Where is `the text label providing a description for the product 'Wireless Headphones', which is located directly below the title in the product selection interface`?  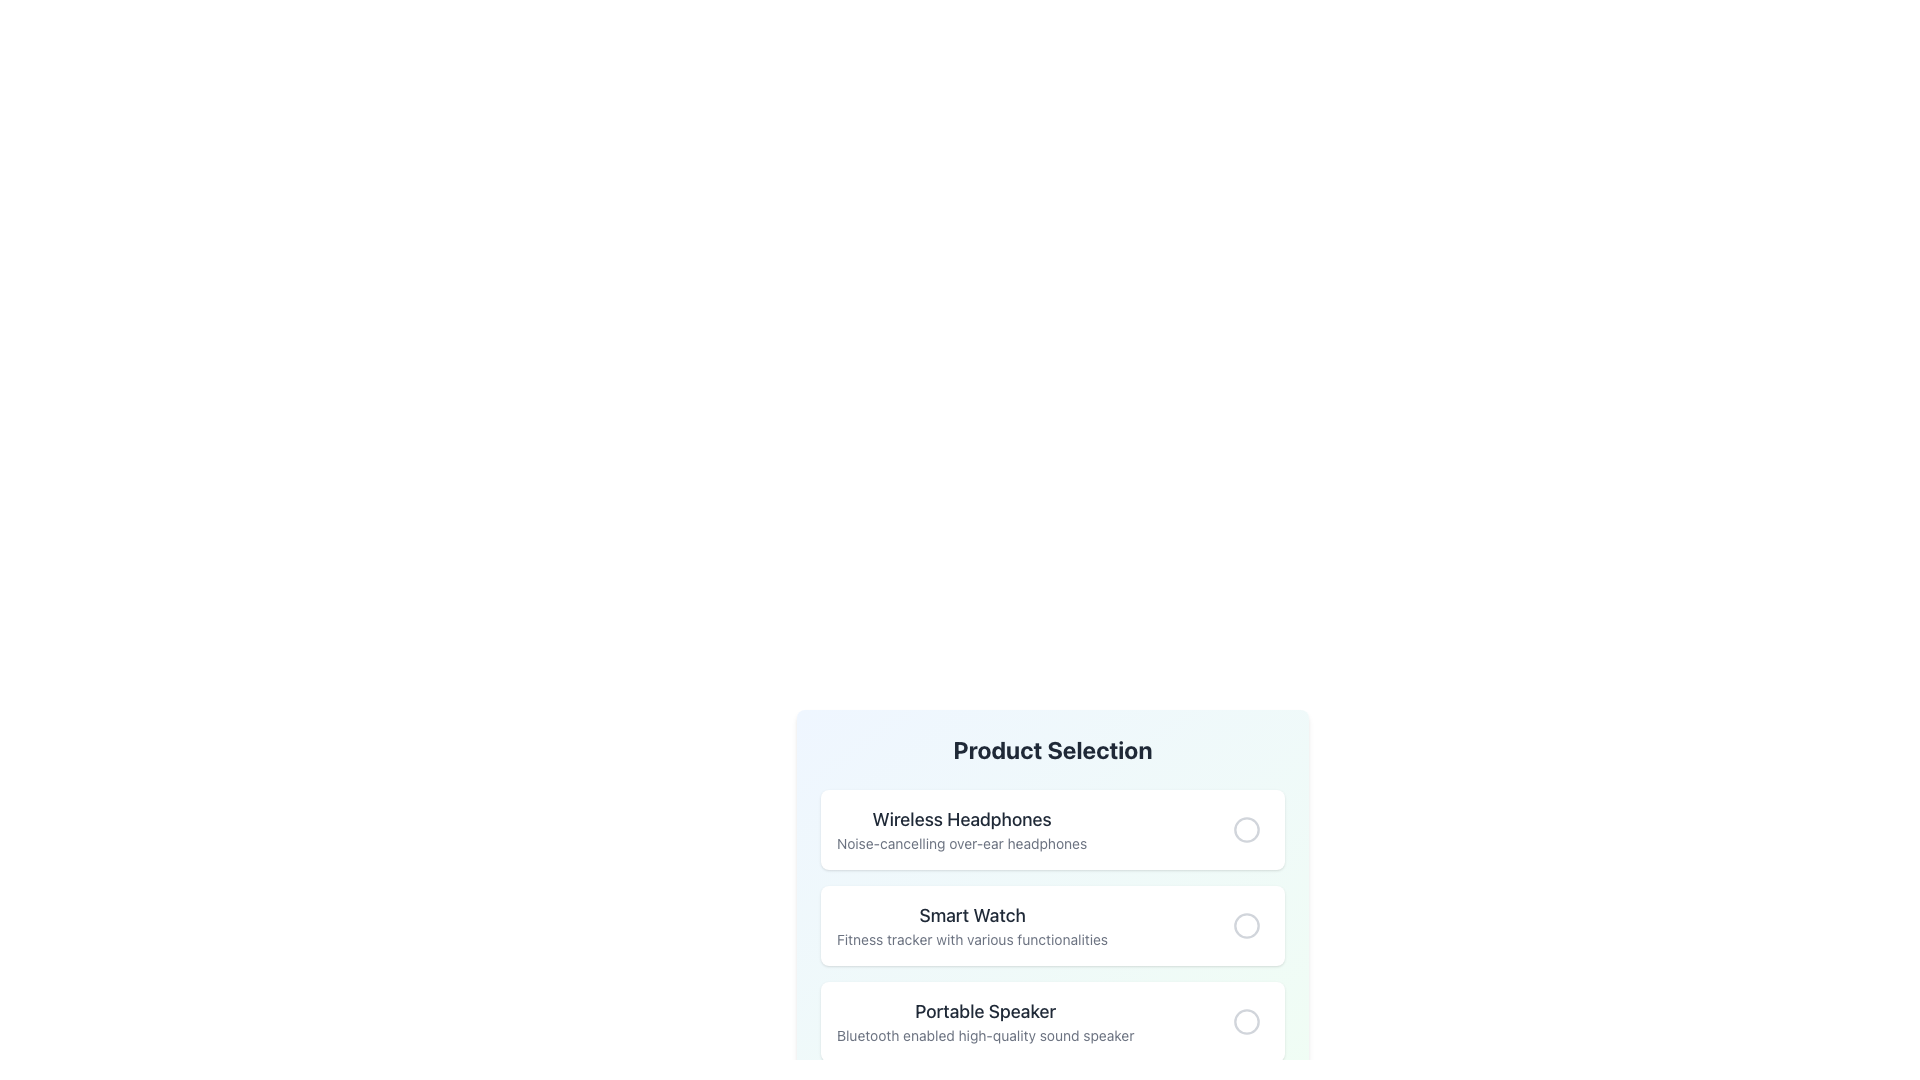
the text label providing a description for the product 'Wireless Headphones', which is located directly below the title in the product selection interface is located at coordinates (962, 844).